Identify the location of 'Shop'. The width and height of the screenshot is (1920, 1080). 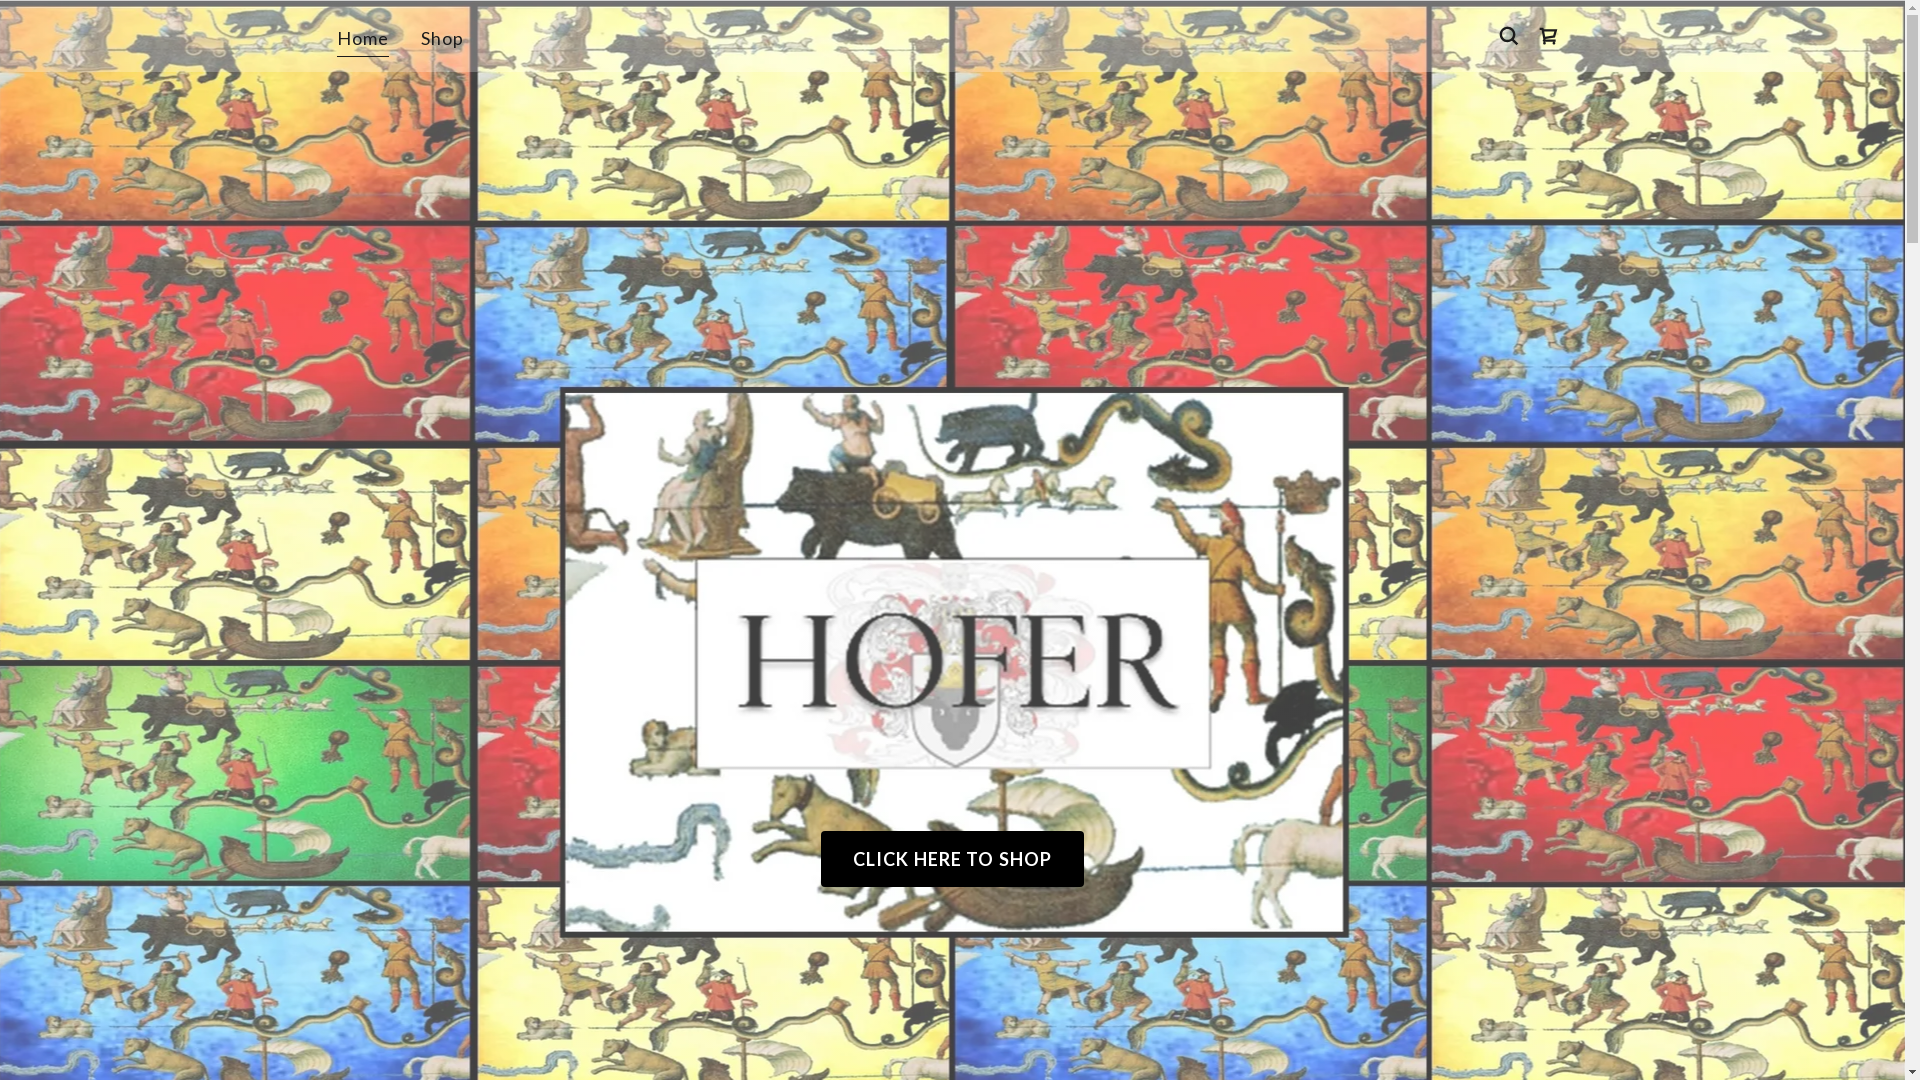
(441, 38).